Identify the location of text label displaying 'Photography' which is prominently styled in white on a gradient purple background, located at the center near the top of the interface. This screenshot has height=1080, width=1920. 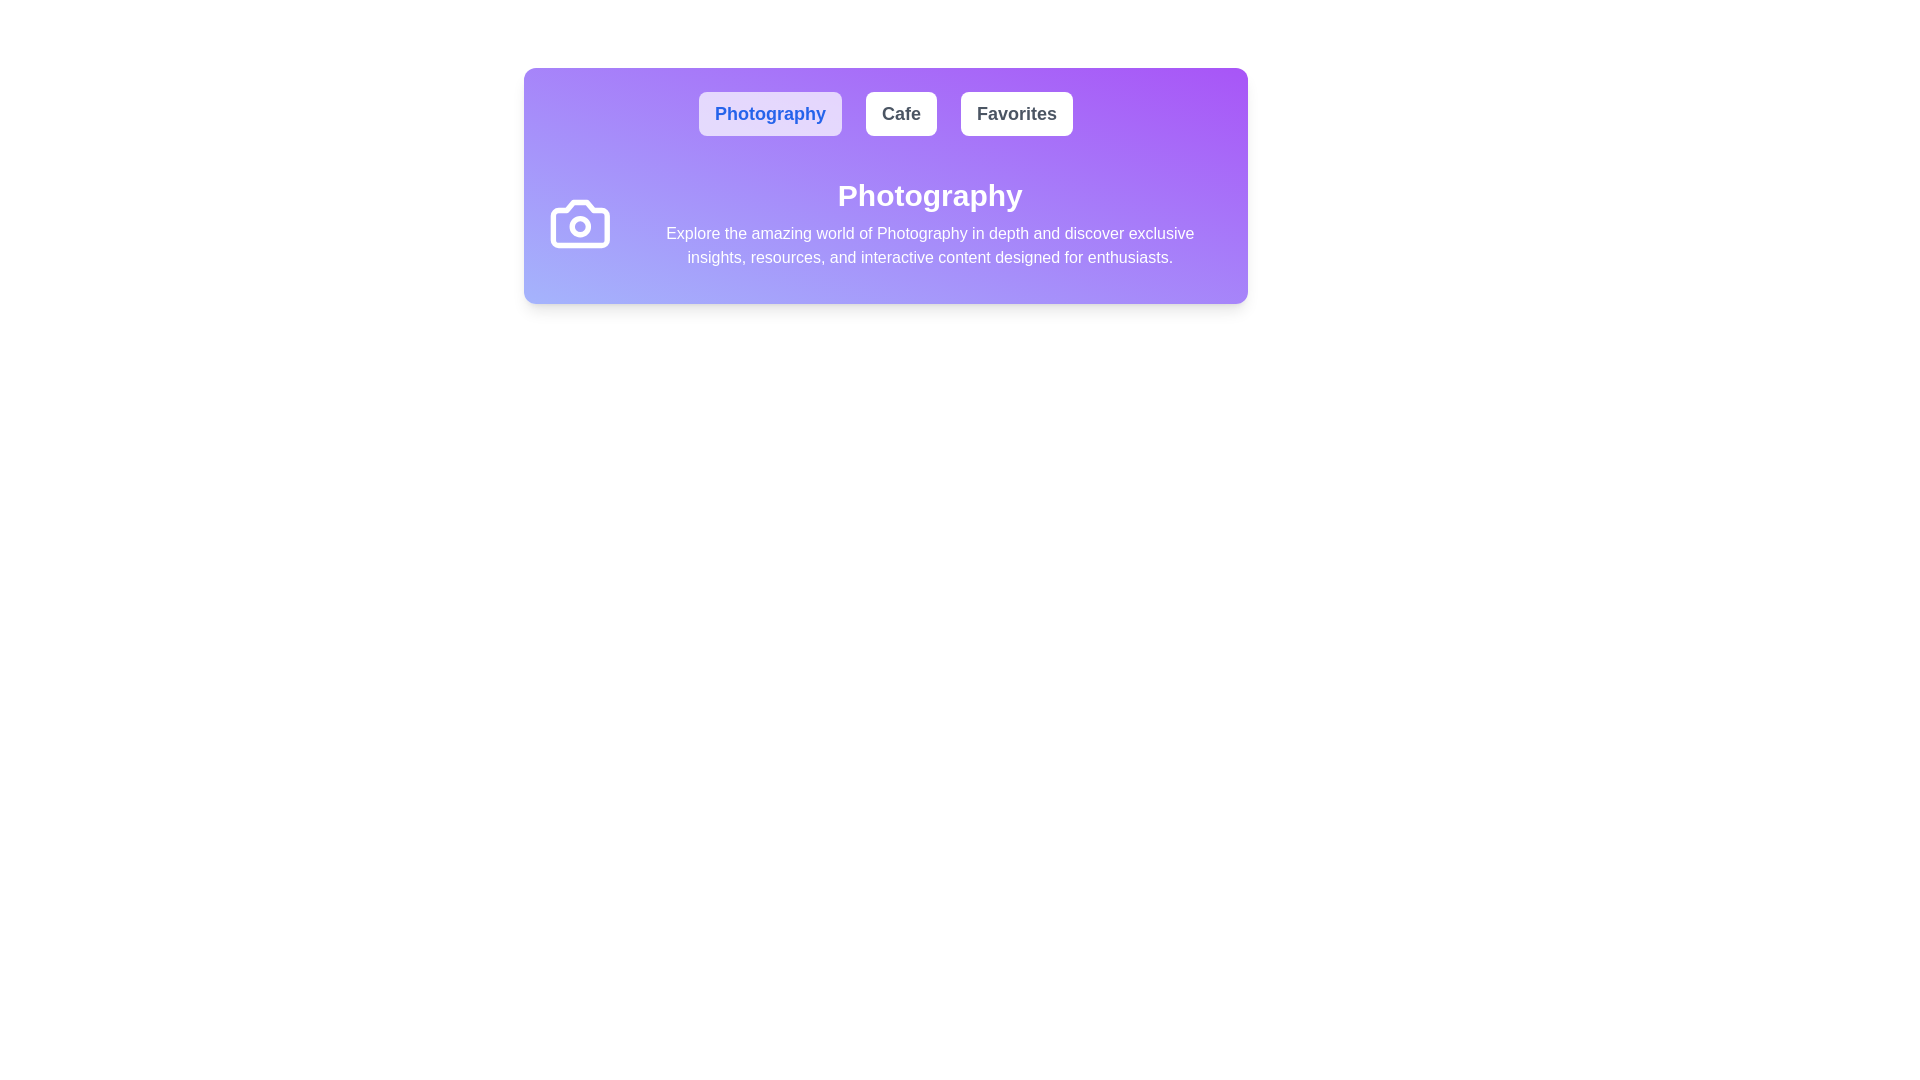
(929, 196).